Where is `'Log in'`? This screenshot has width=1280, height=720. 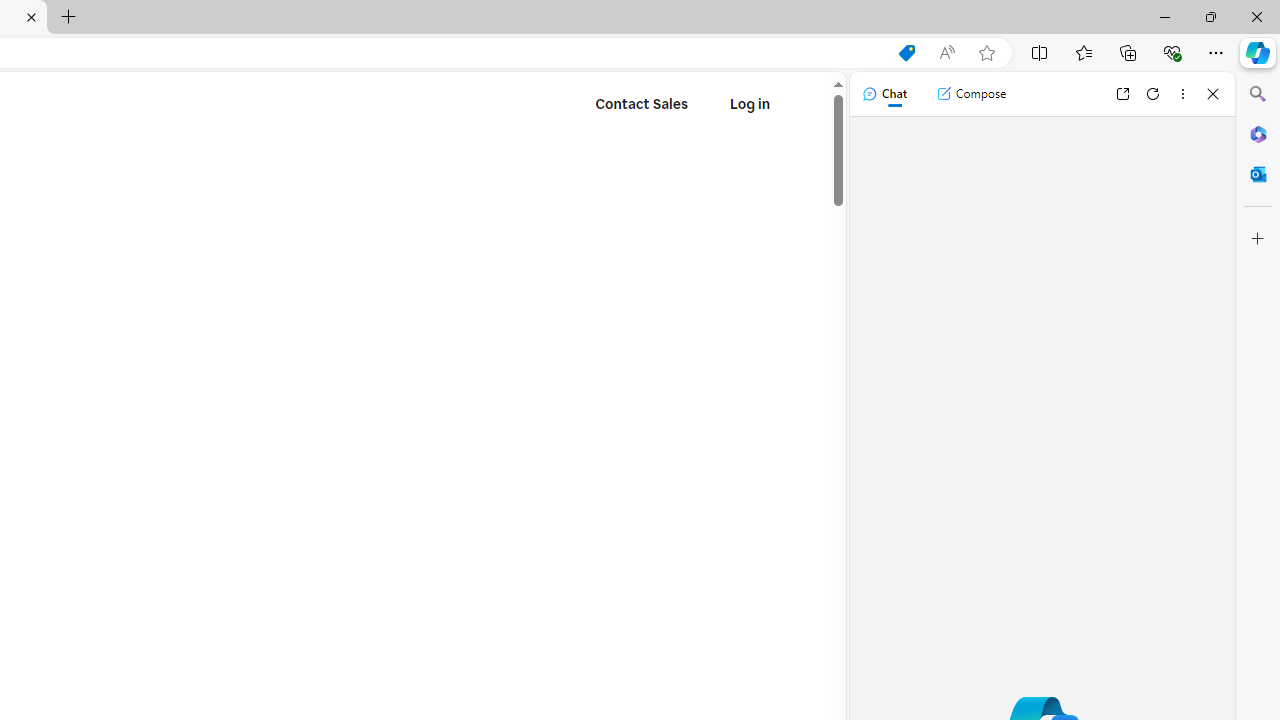 'Log in' is located at coordinates (748, 104).